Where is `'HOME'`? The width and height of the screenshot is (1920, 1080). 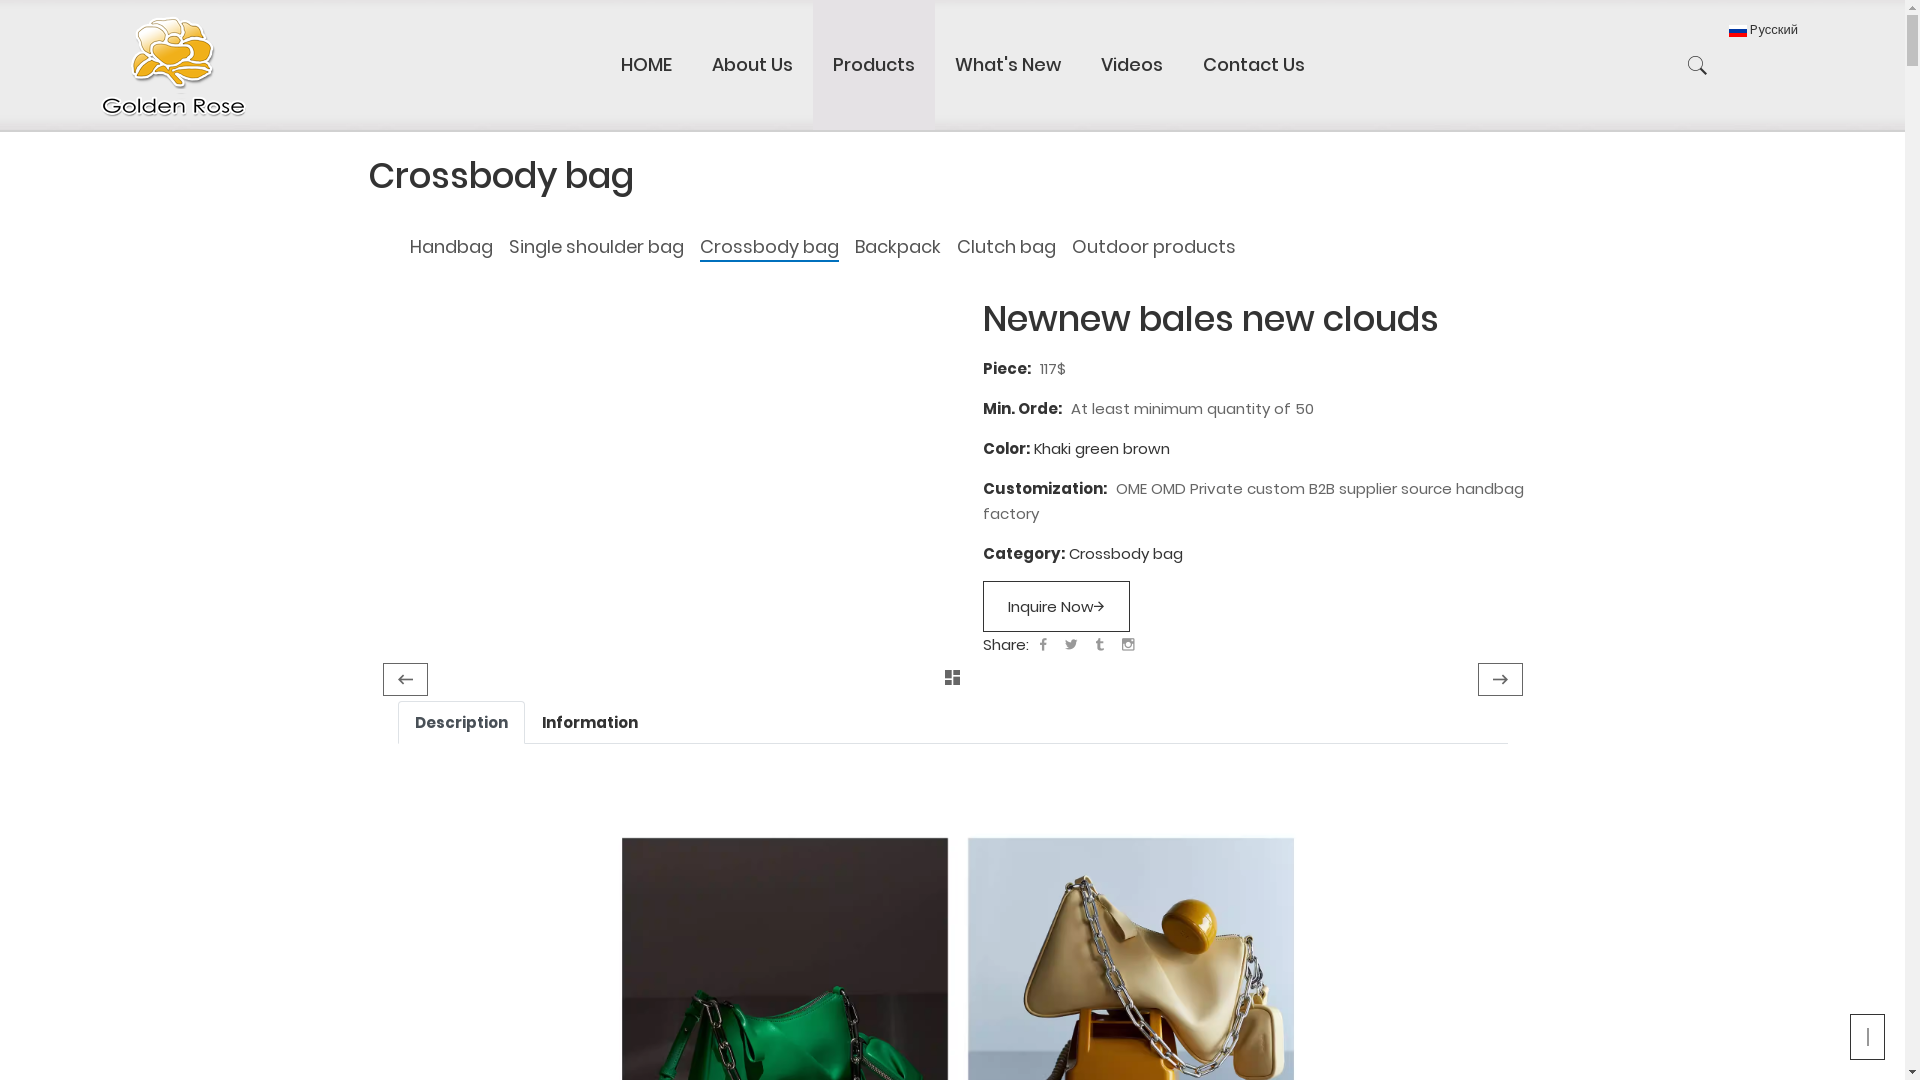 'HOME' is located at coordinates (646, 64).